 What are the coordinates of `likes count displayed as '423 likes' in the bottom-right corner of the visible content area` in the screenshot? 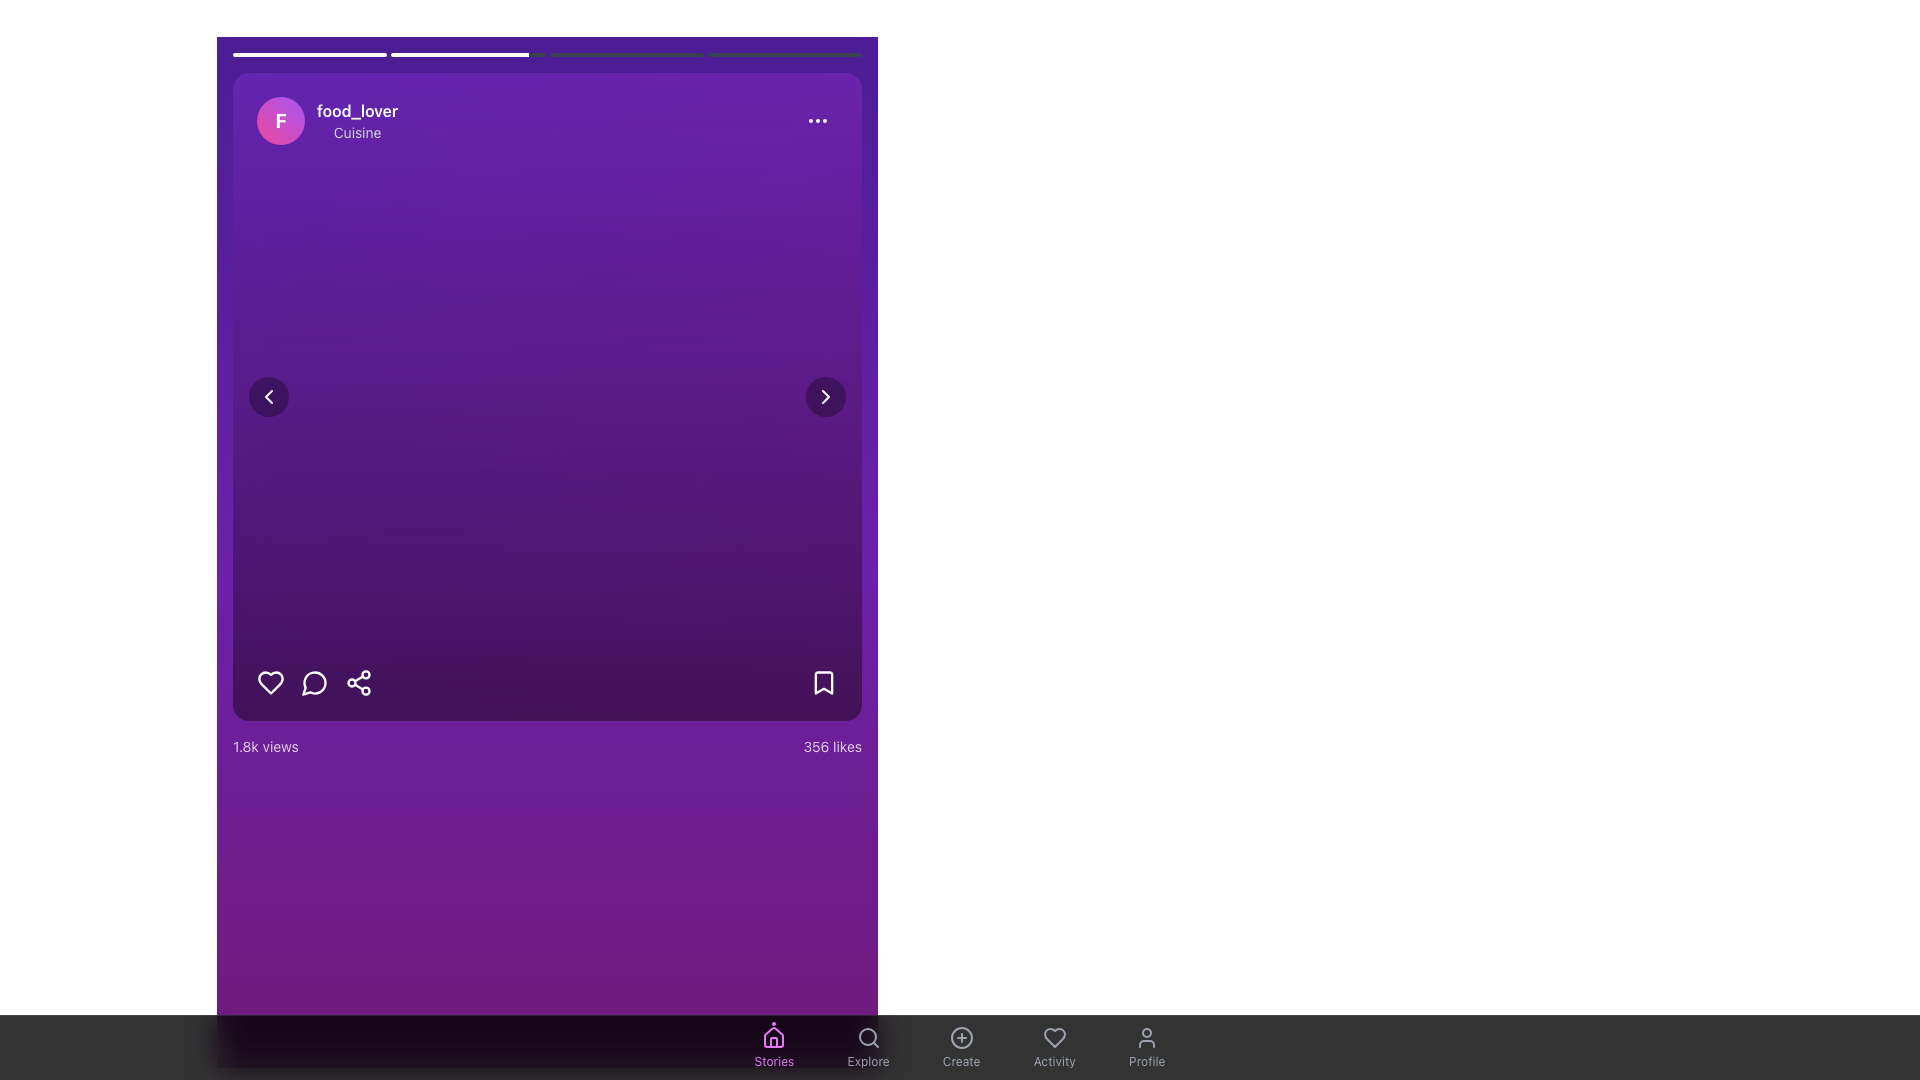 It's located at (832, 747).